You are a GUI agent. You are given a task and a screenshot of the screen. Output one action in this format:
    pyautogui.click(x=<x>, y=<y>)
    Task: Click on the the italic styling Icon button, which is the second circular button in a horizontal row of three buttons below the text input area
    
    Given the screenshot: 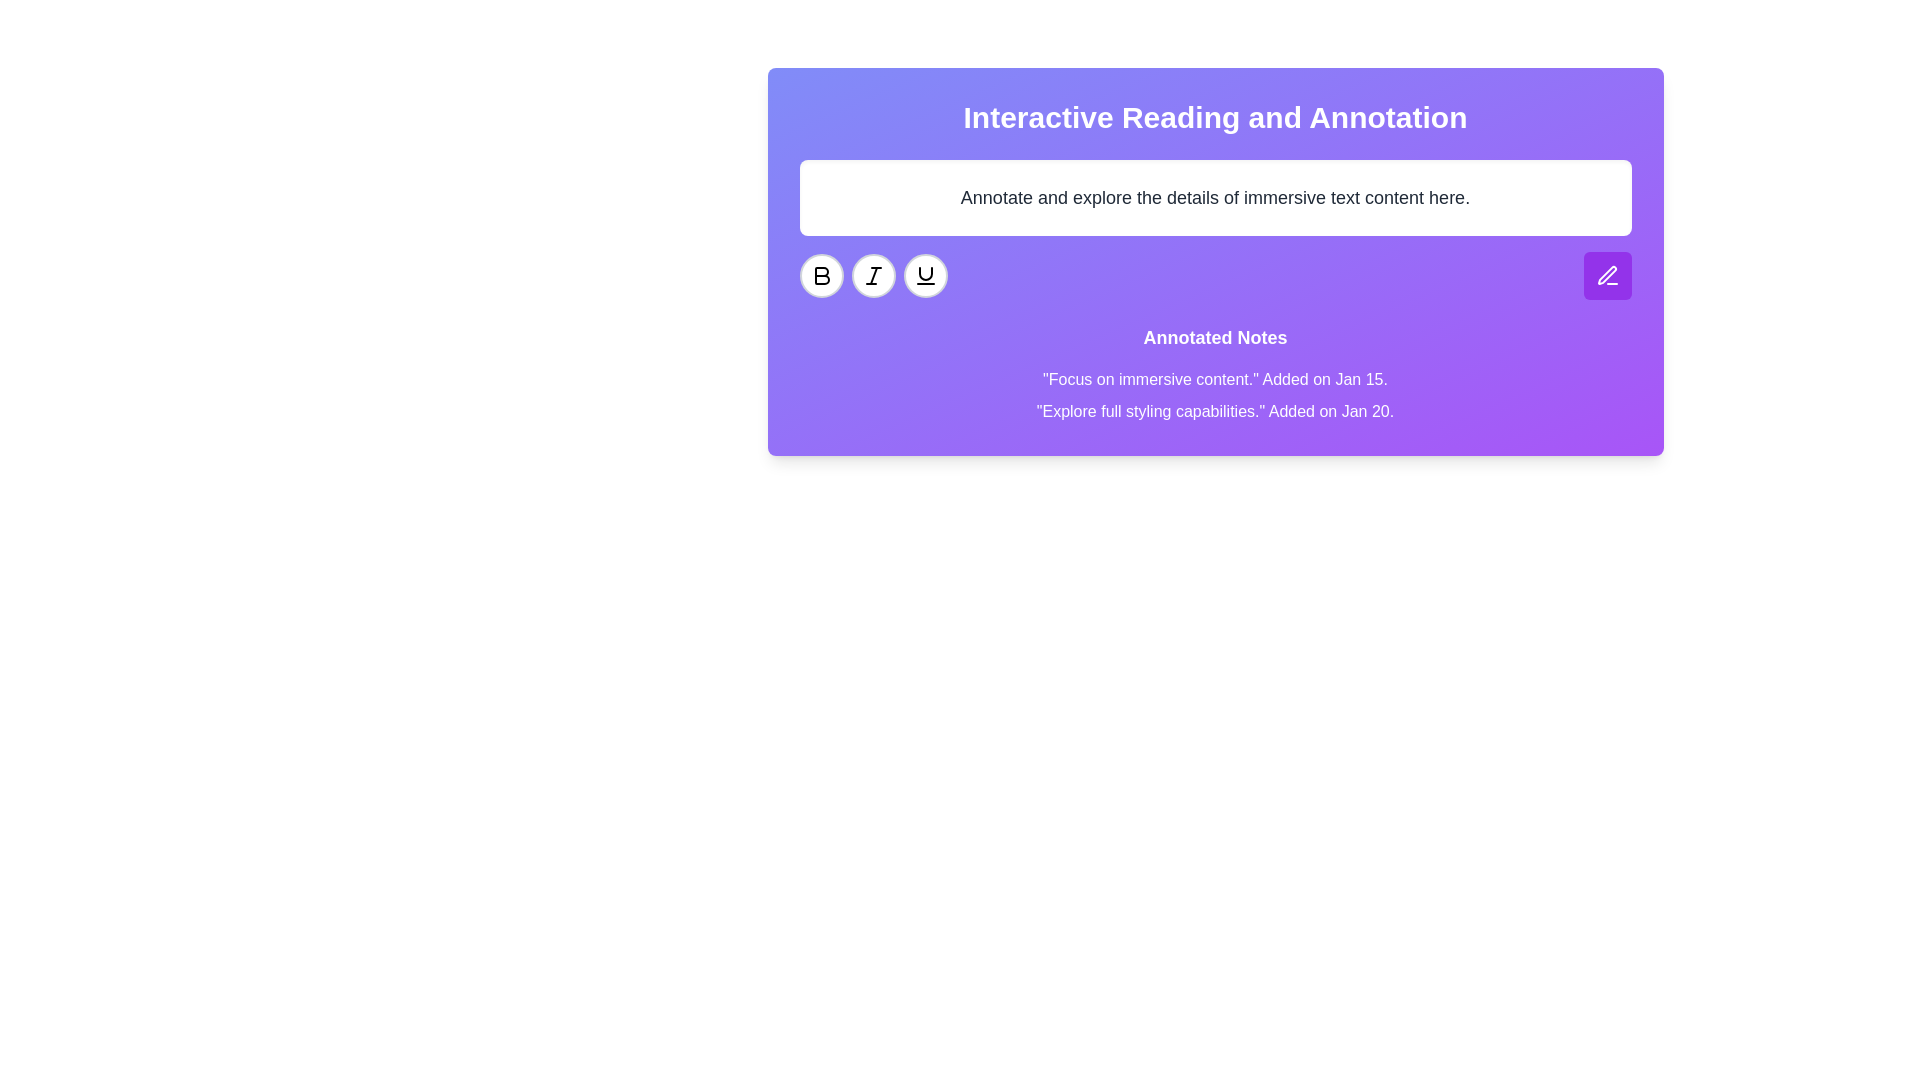 What is the action you would take?
    pyautogui.click(x=873, y=276)
    